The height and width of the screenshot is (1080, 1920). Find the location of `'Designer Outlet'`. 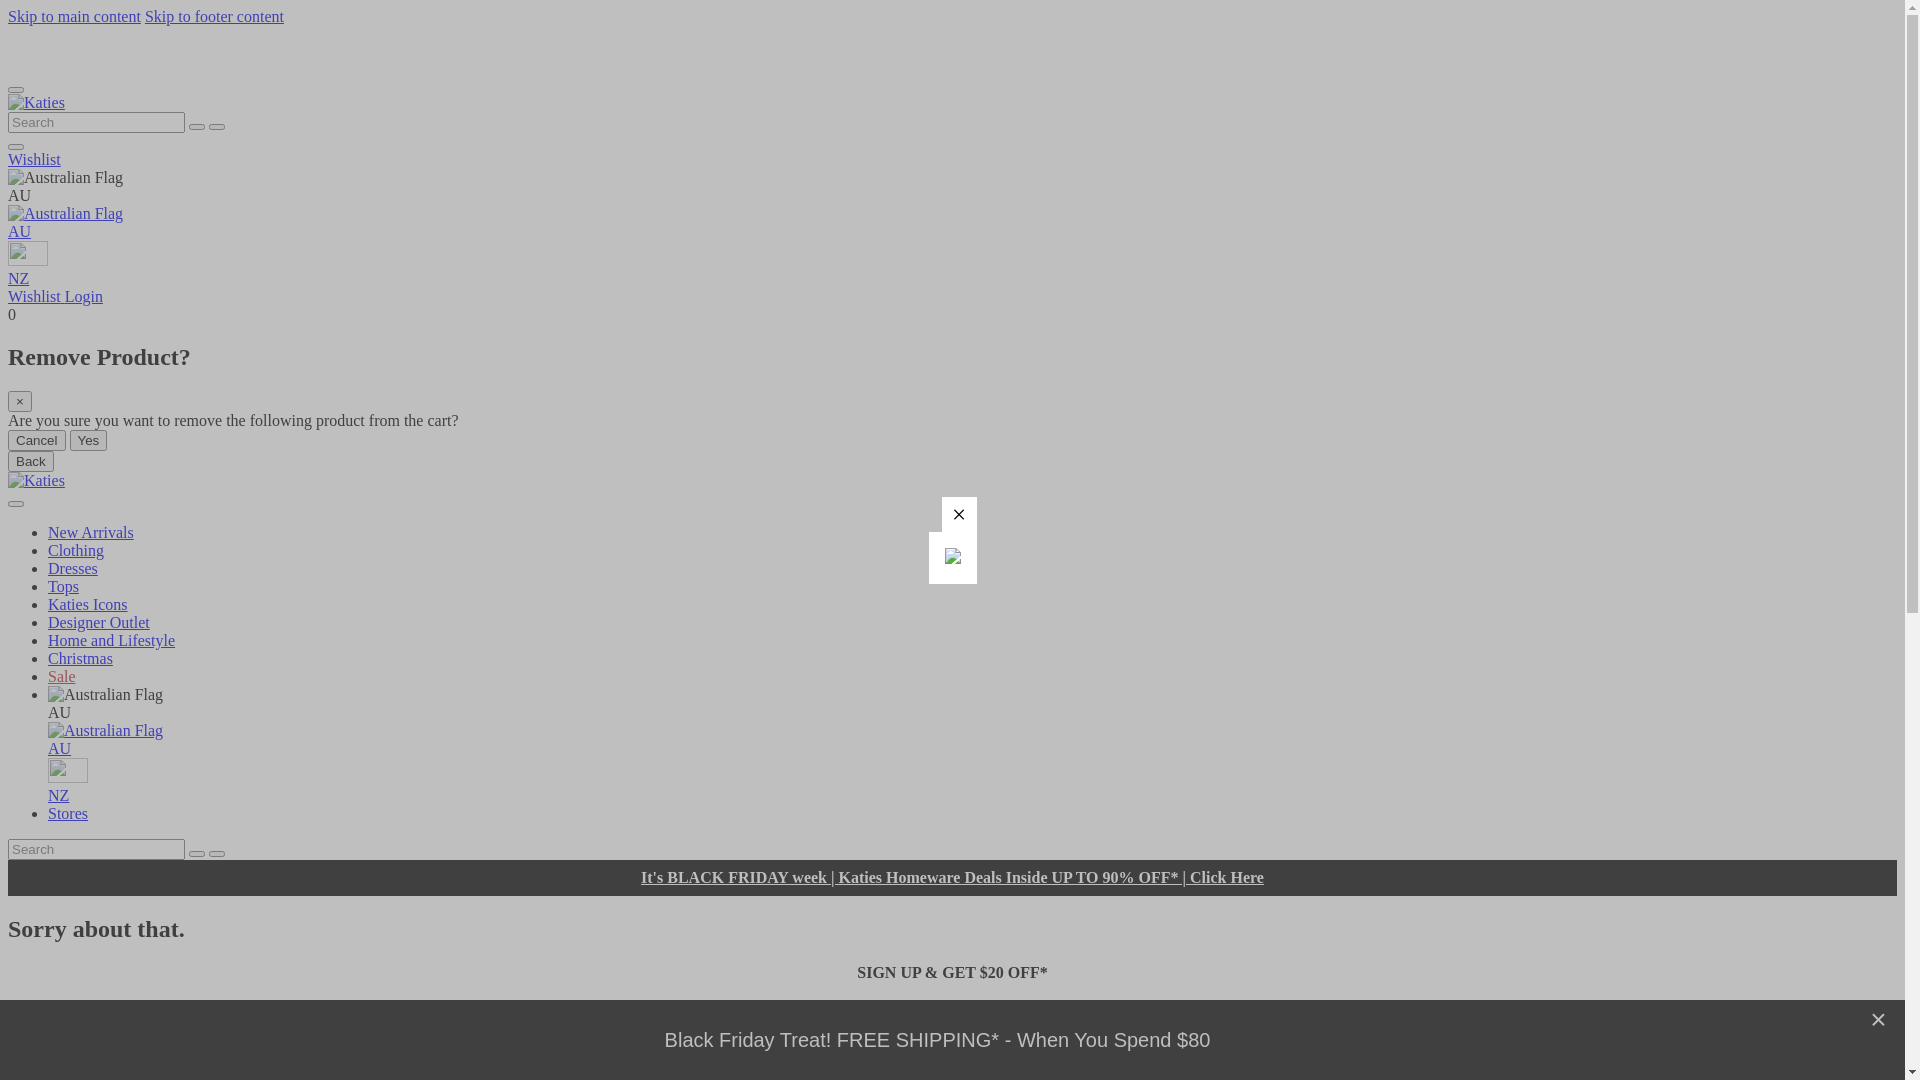

'Designer Outlet' is located at coordinates (98, 621).